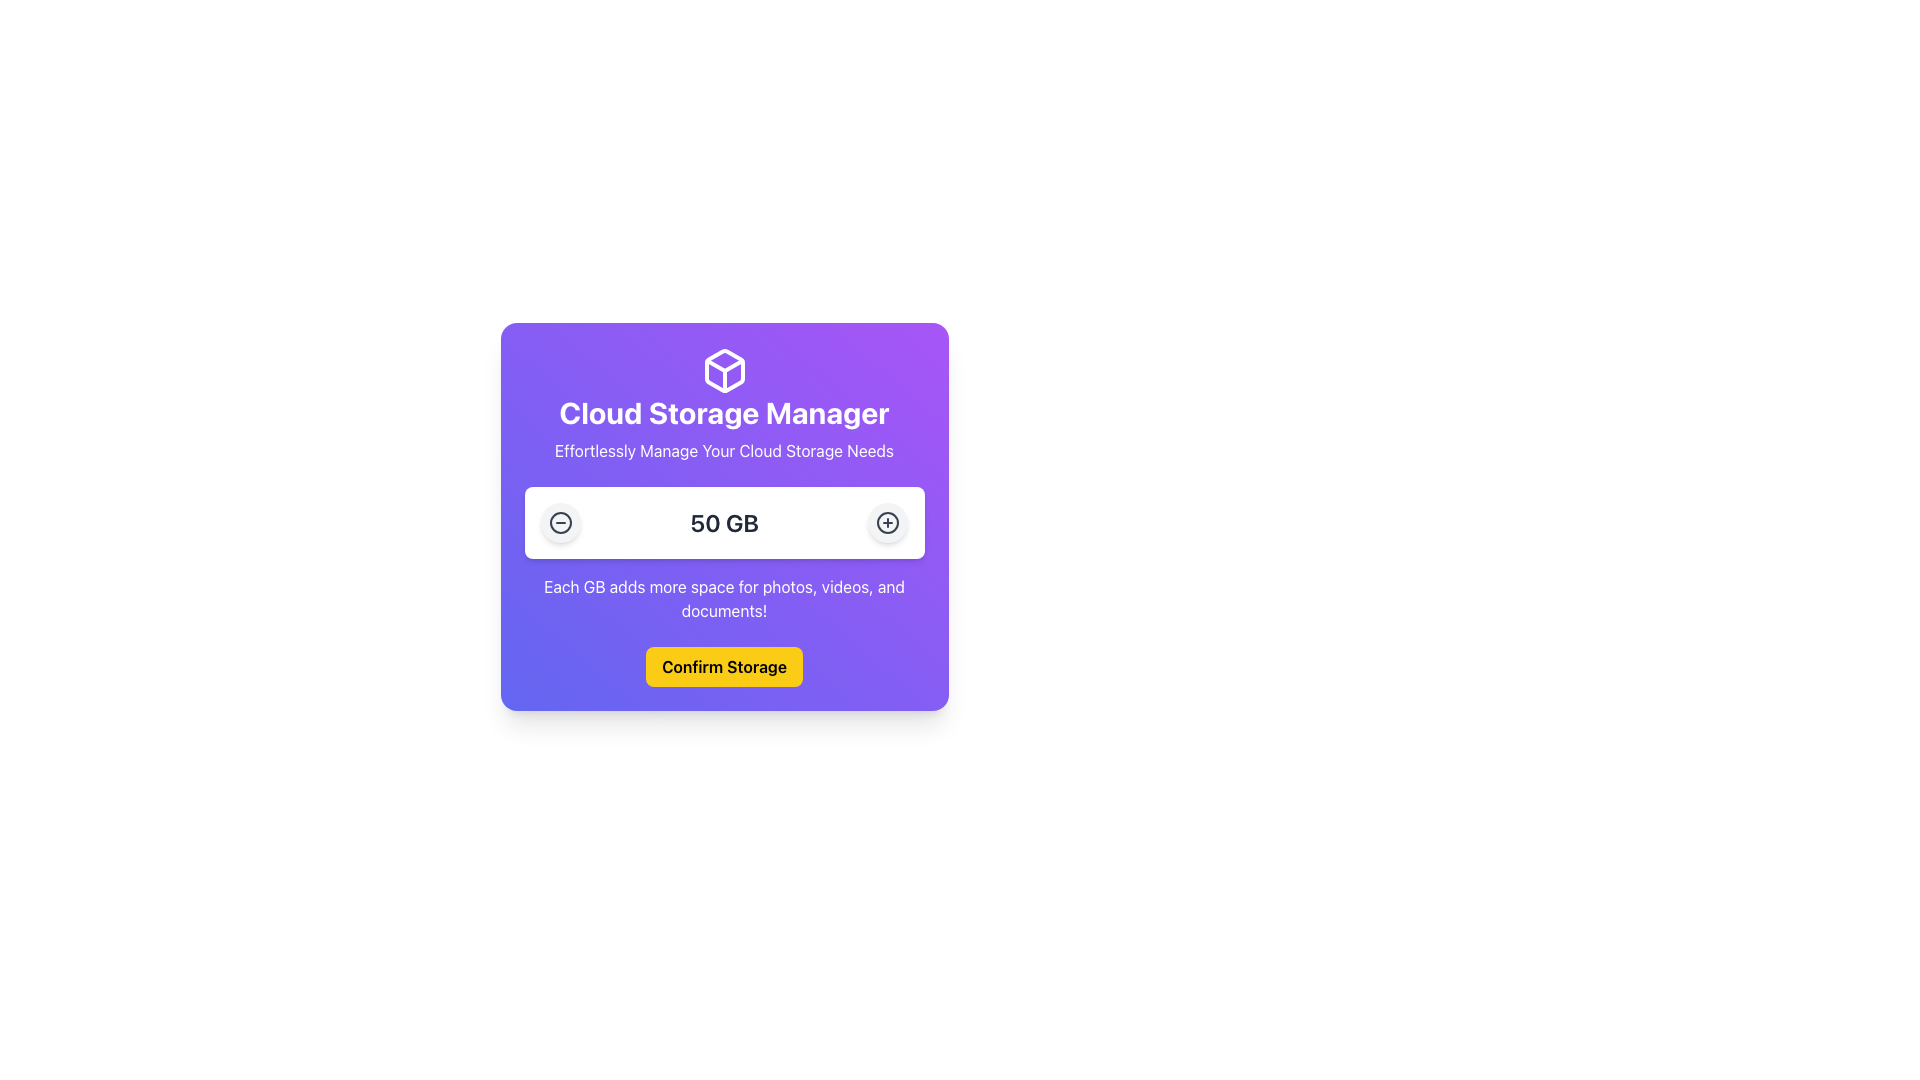 This screenshot has height=1080, width=1920. Describe the element at coordinates (723, 370) in the screenshot. I see `the decorative triangular graphical SVG element located at the top-center of the 'Cloud Storage Manager' card-like panel` at that location.